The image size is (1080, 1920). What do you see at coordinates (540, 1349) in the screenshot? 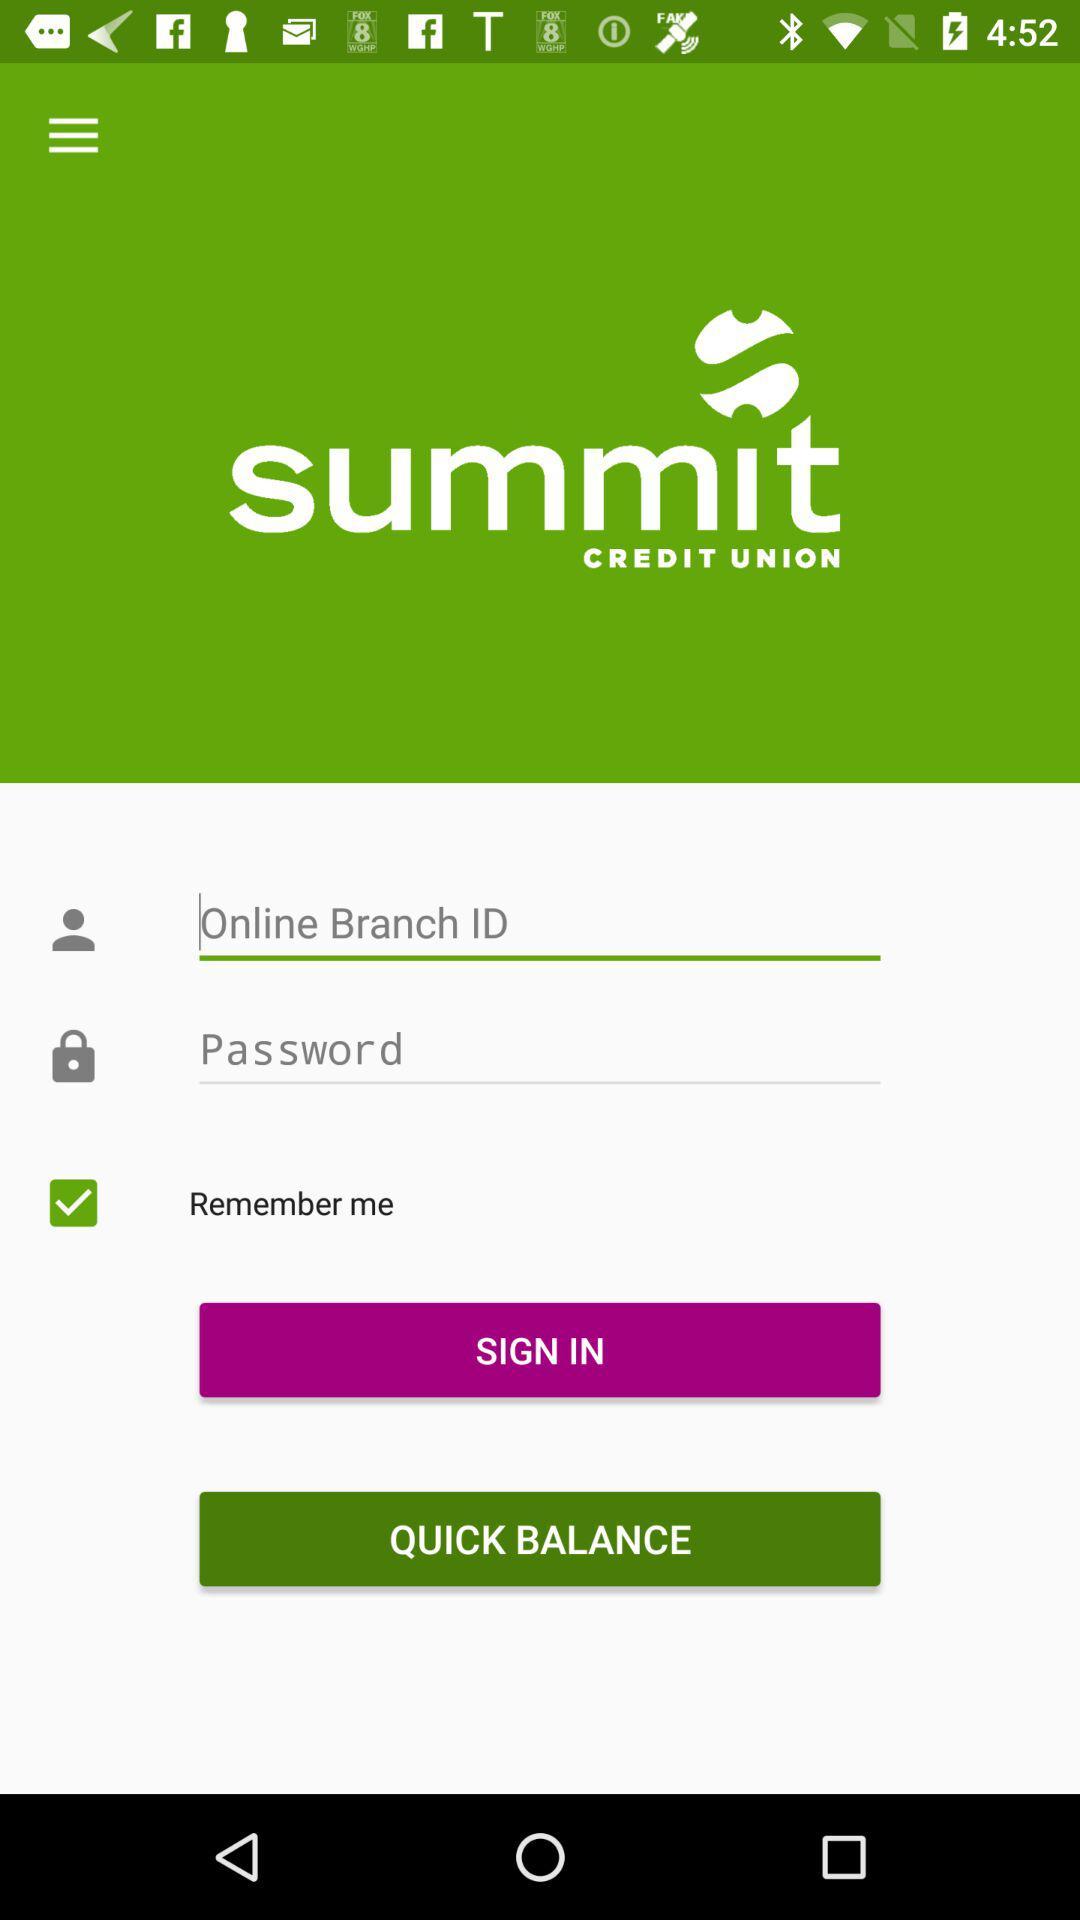
I see `sign in item` at bounding box center [540, 1349].